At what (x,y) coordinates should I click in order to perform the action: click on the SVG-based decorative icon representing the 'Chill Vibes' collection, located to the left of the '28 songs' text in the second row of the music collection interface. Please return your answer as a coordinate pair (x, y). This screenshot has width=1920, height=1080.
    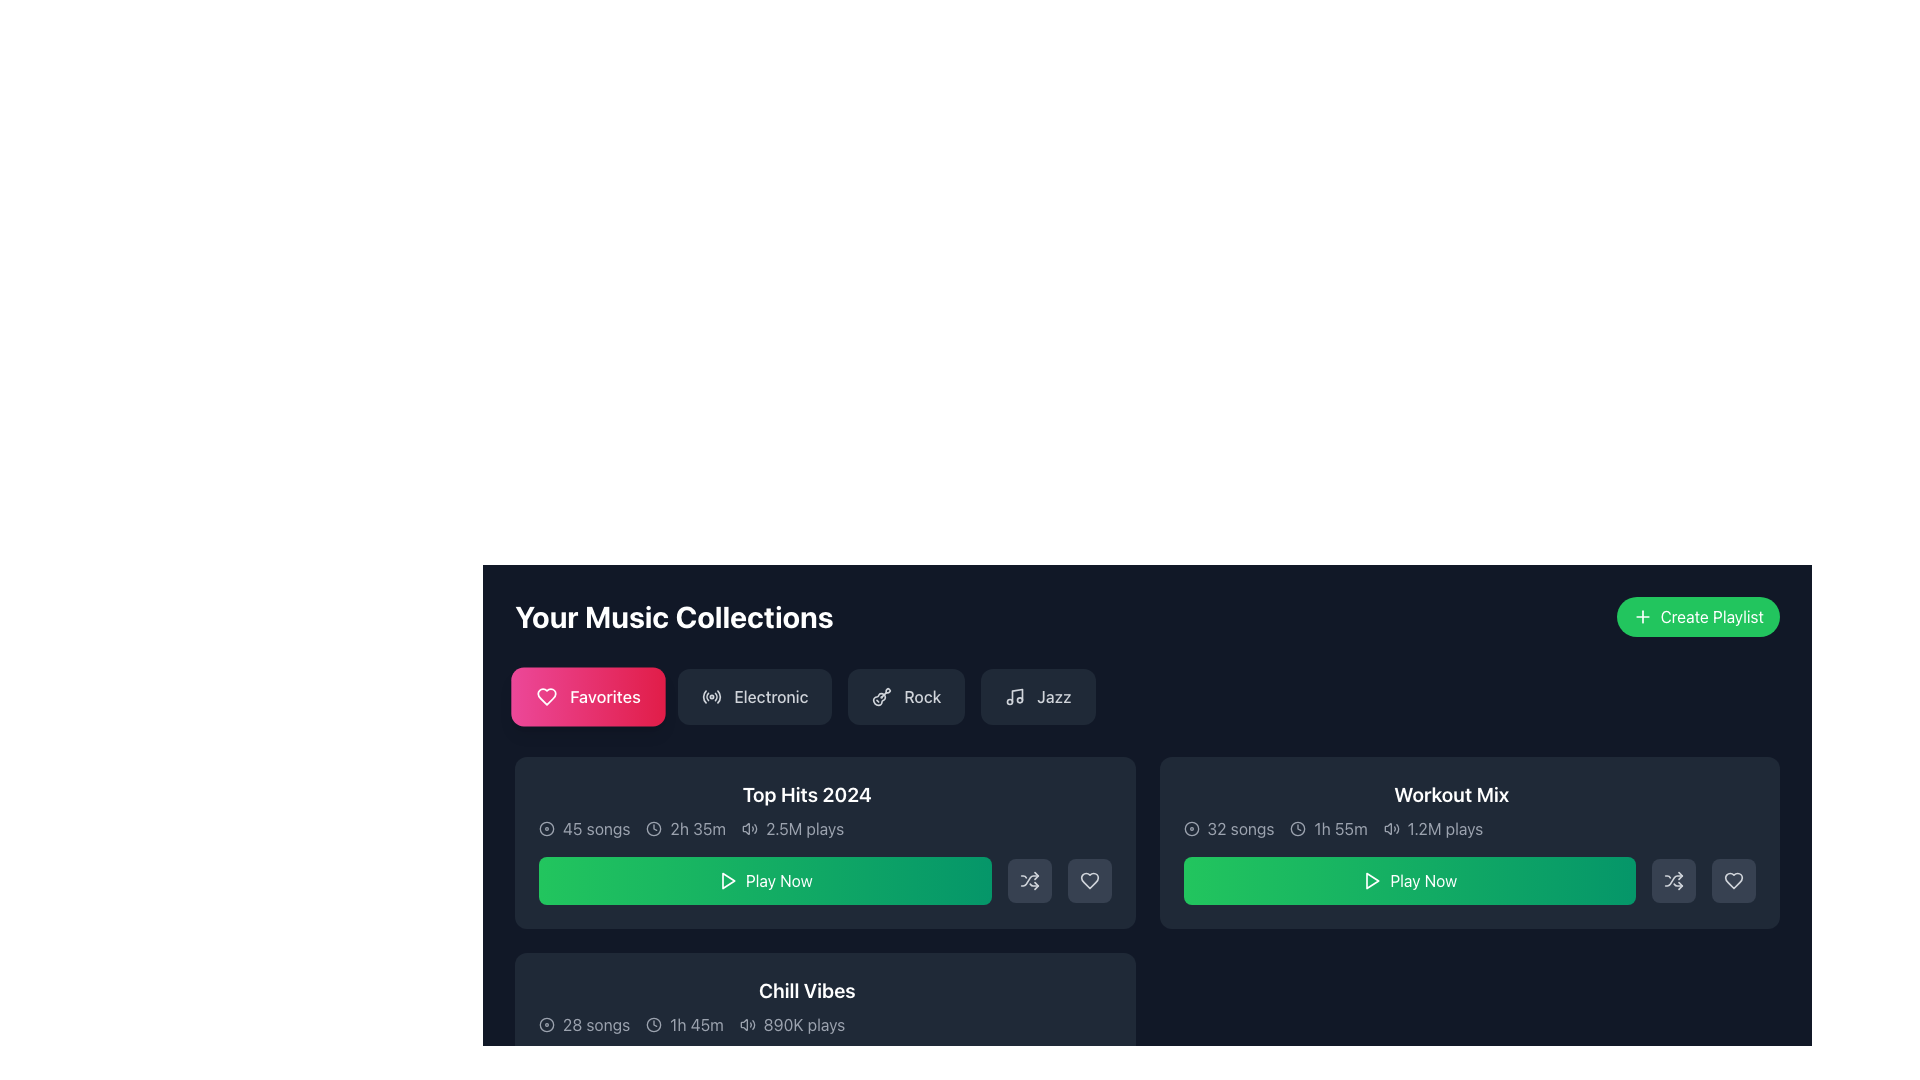
    Looking at the image, I should click on (547, 1025).